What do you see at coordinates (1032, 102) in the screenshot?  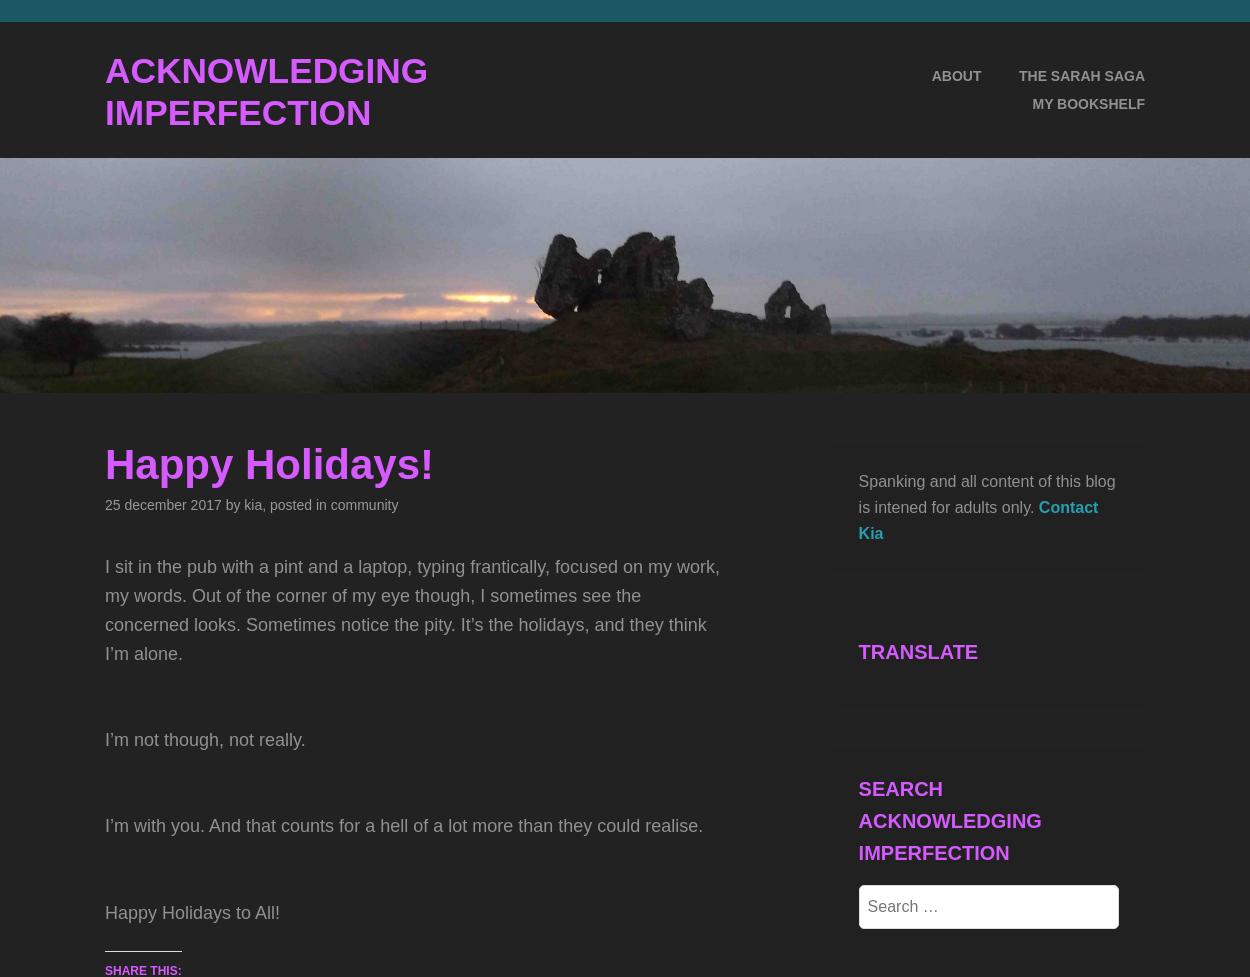 I see `'My Bookshelf'` at bounding box center [1032, 102].